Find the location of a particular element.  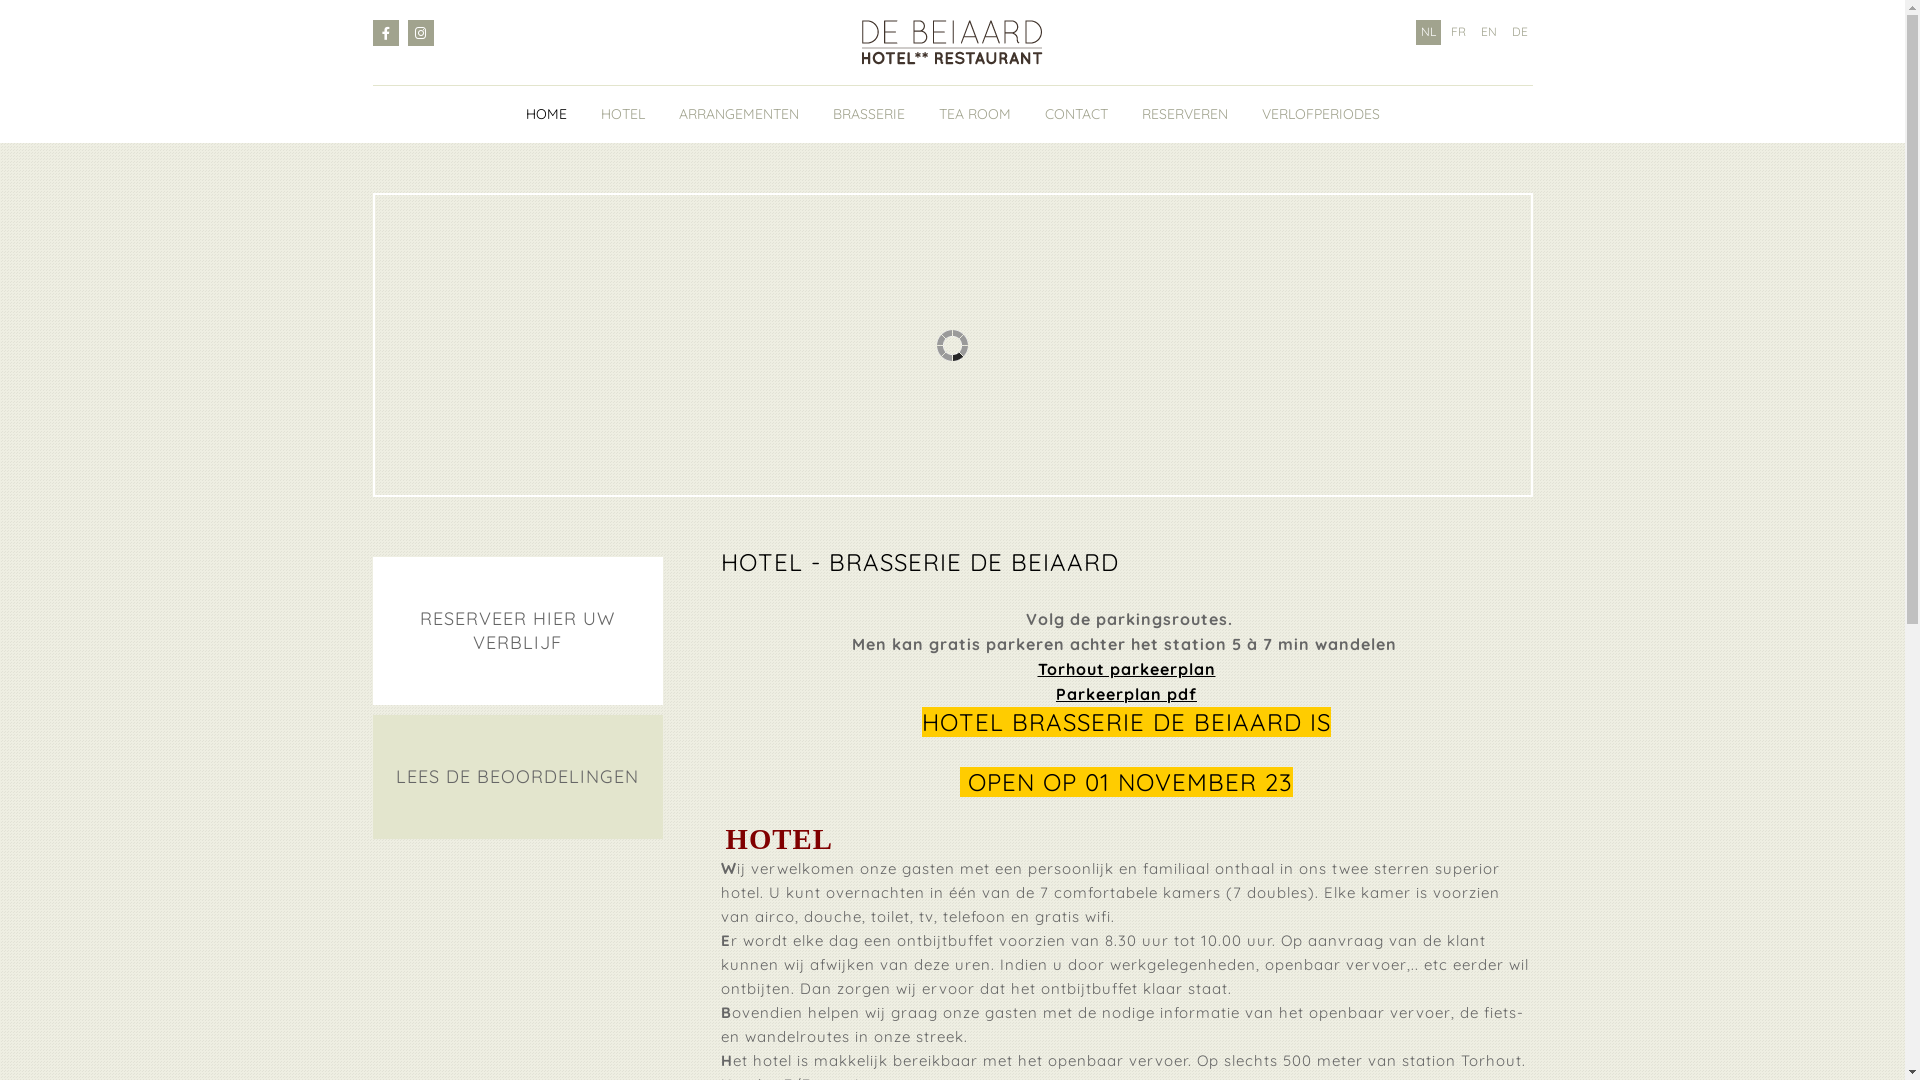

'FR' is located at coordinates (1445, 32).